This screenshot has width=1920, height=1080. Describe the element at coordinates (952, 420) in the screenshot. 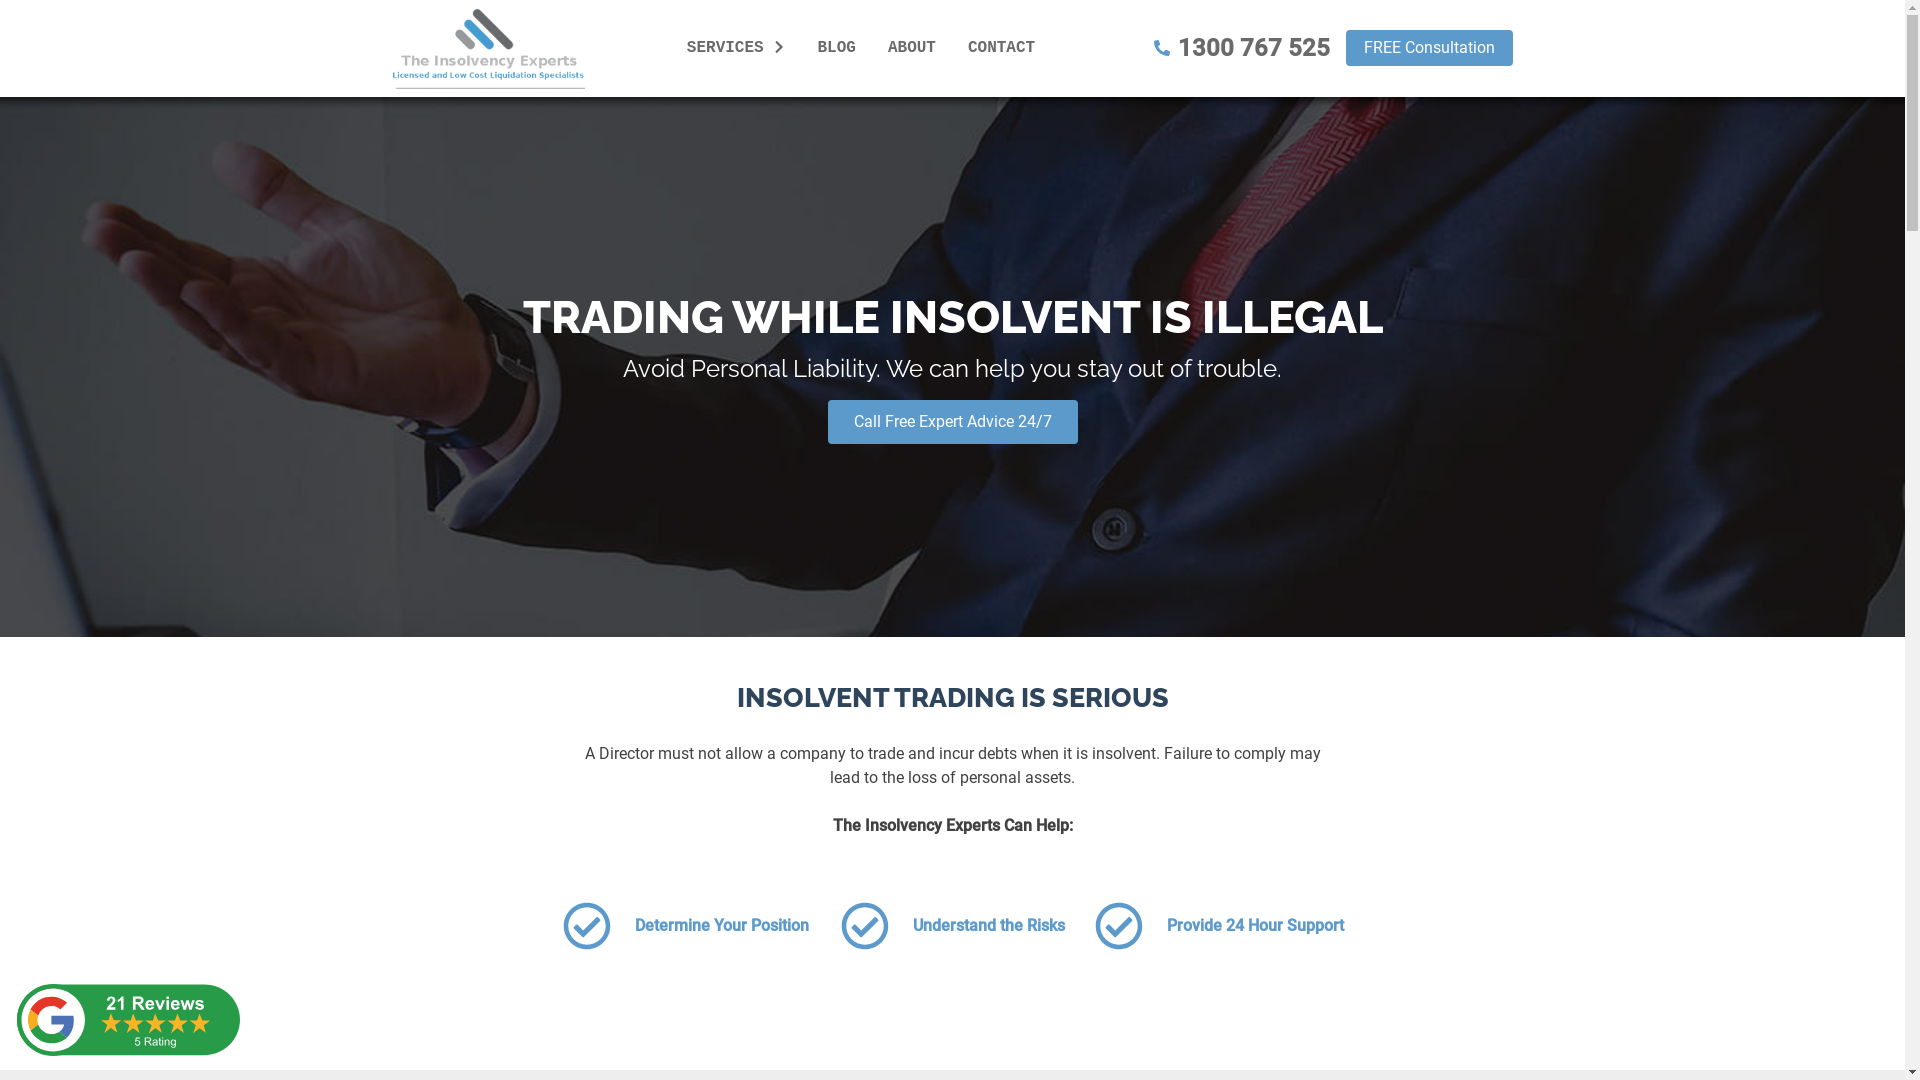

I see `'Call Free Expert Advice 24/7'` at that location.